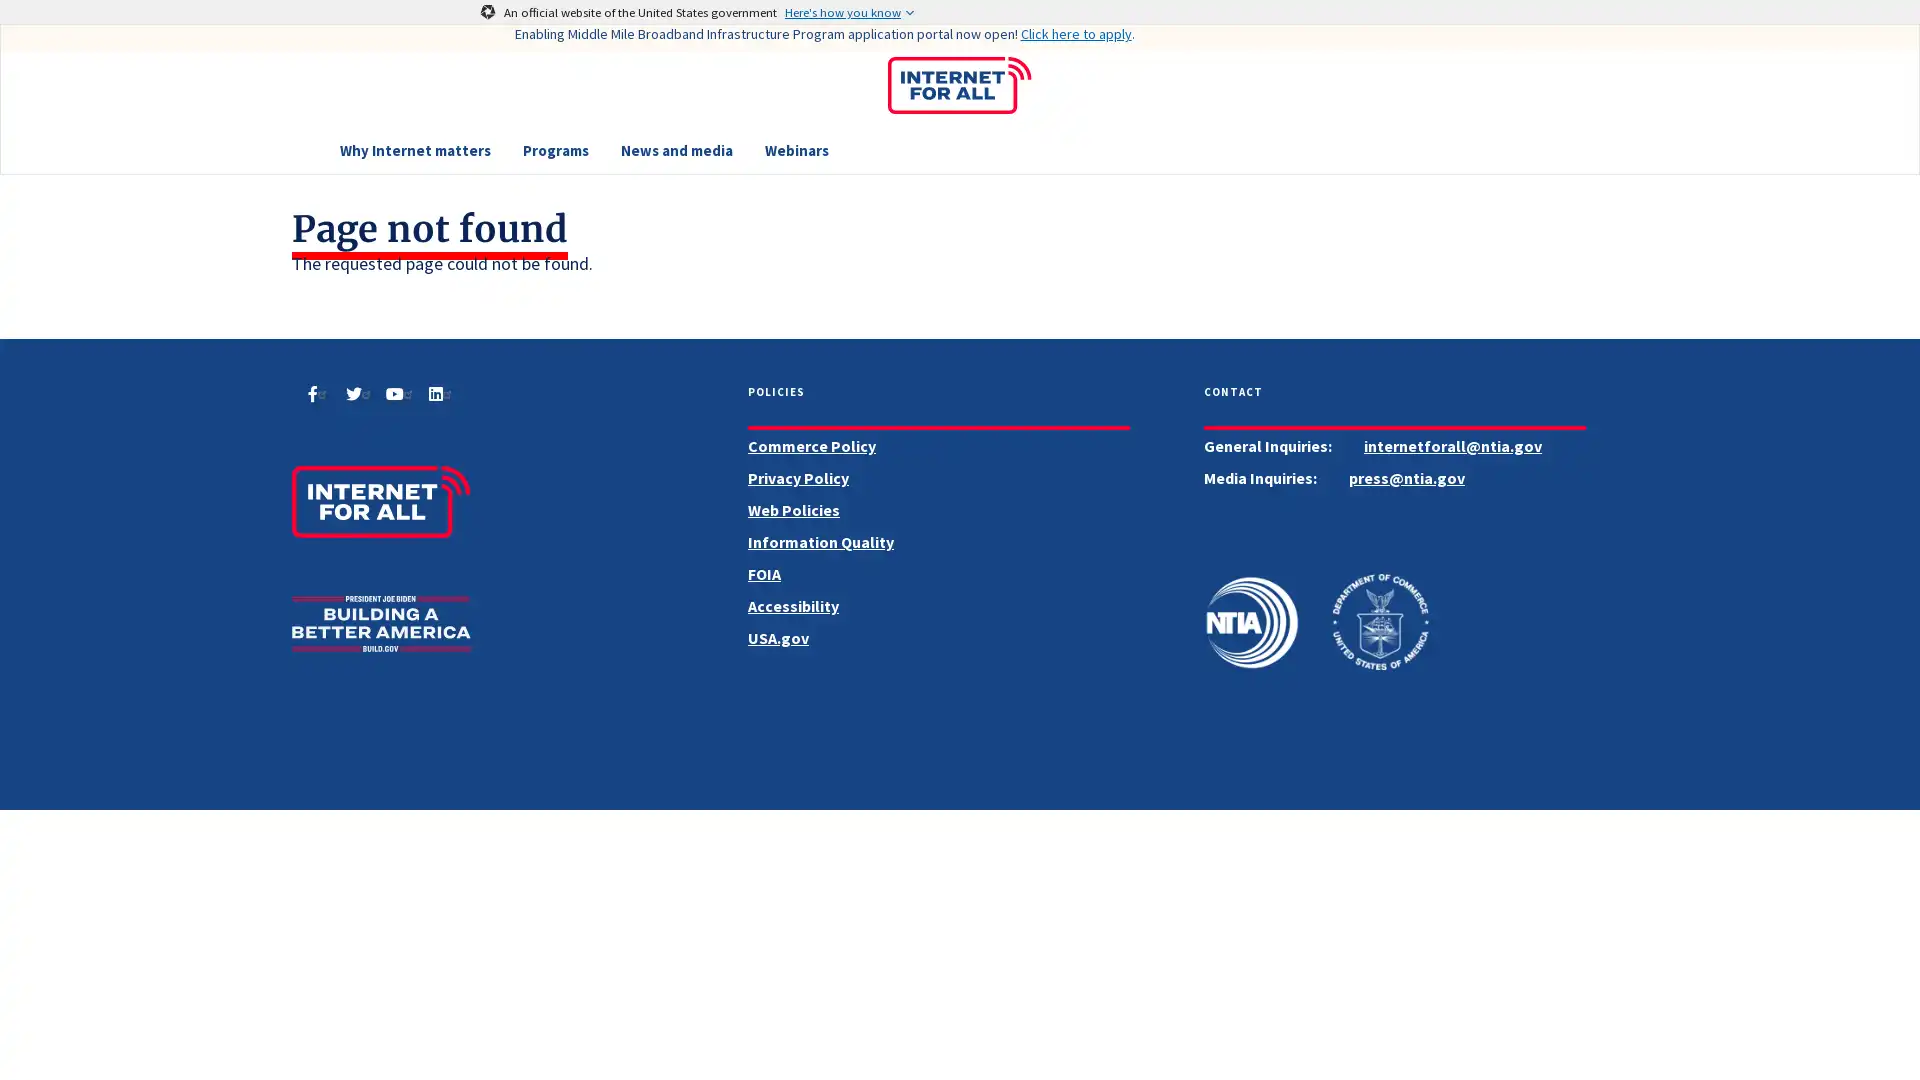  I want to click on Here's how you know, so click(849, 11).